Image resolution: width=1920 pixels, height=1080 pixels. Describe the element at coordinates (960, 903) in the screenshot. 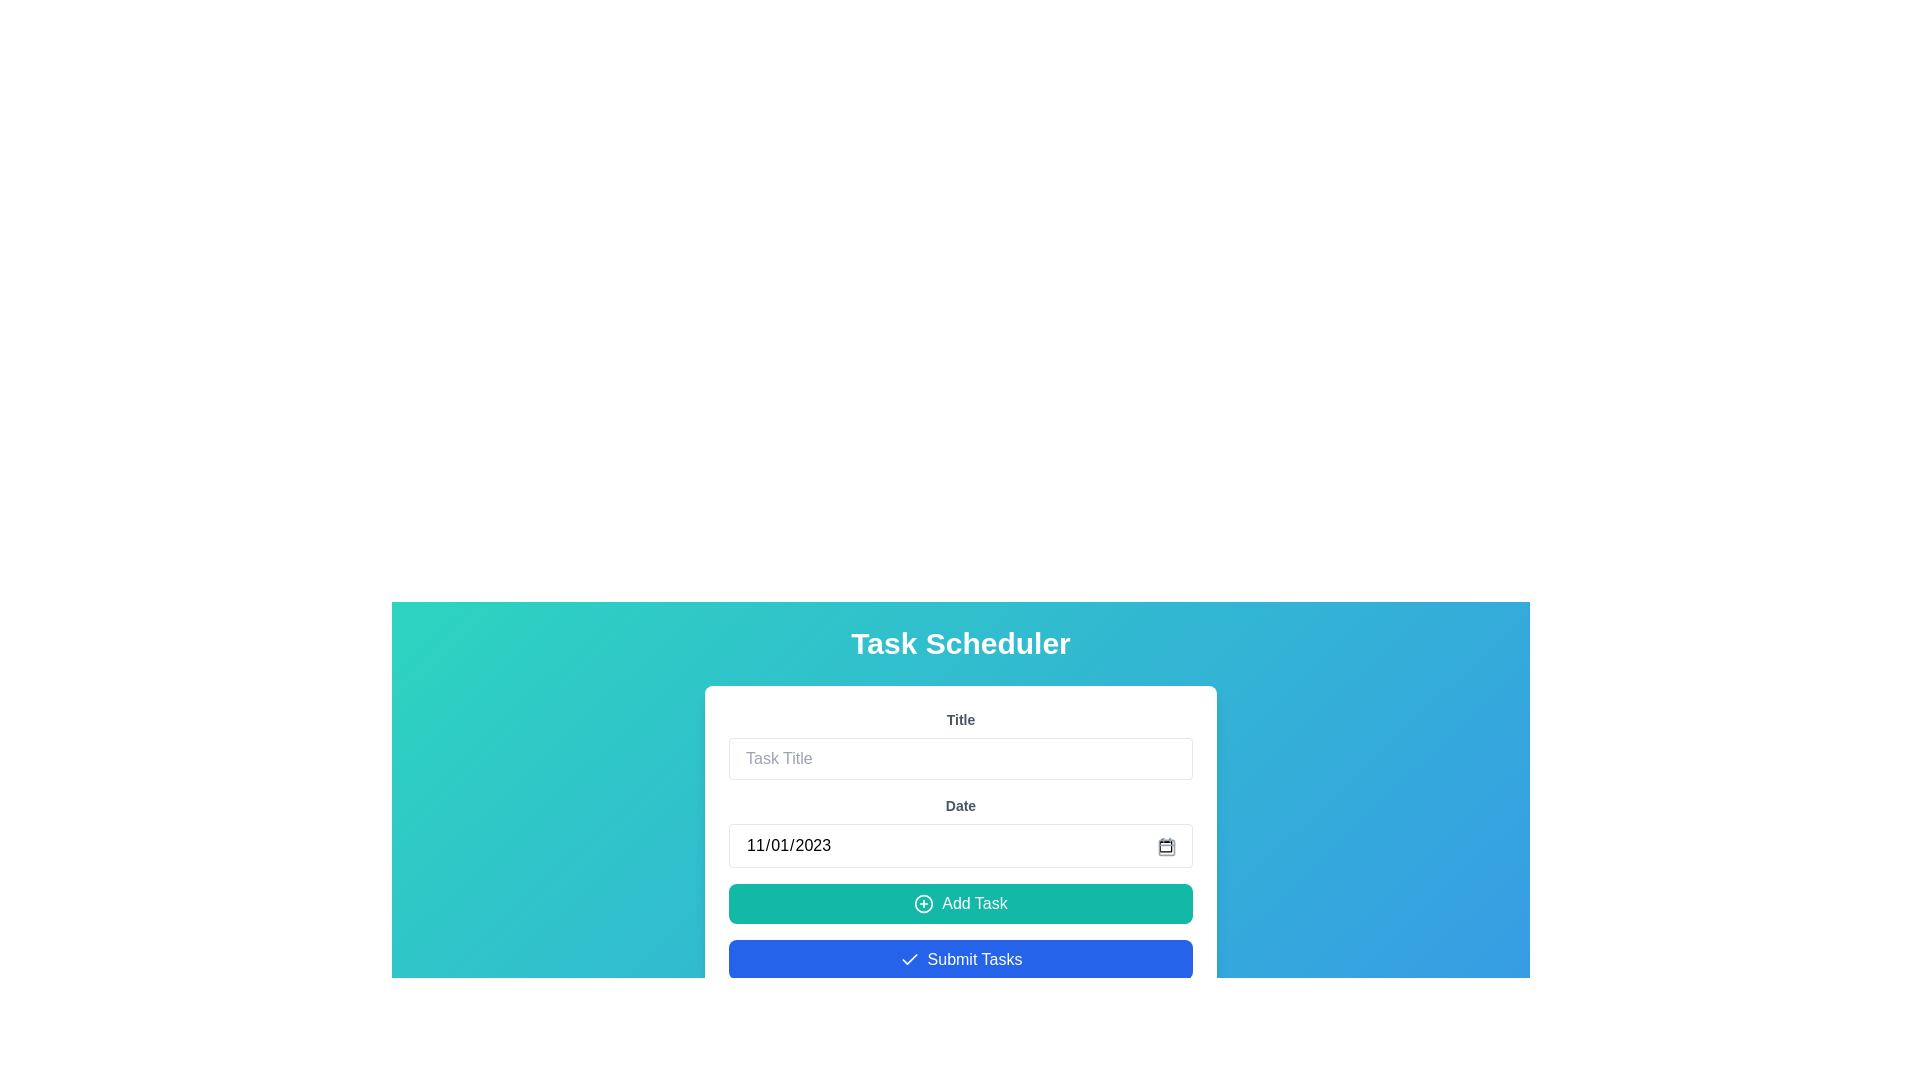

I see `the button intended to trigger the action of adding a new task, located within the 'Task Scheduler' card interface` at that location.